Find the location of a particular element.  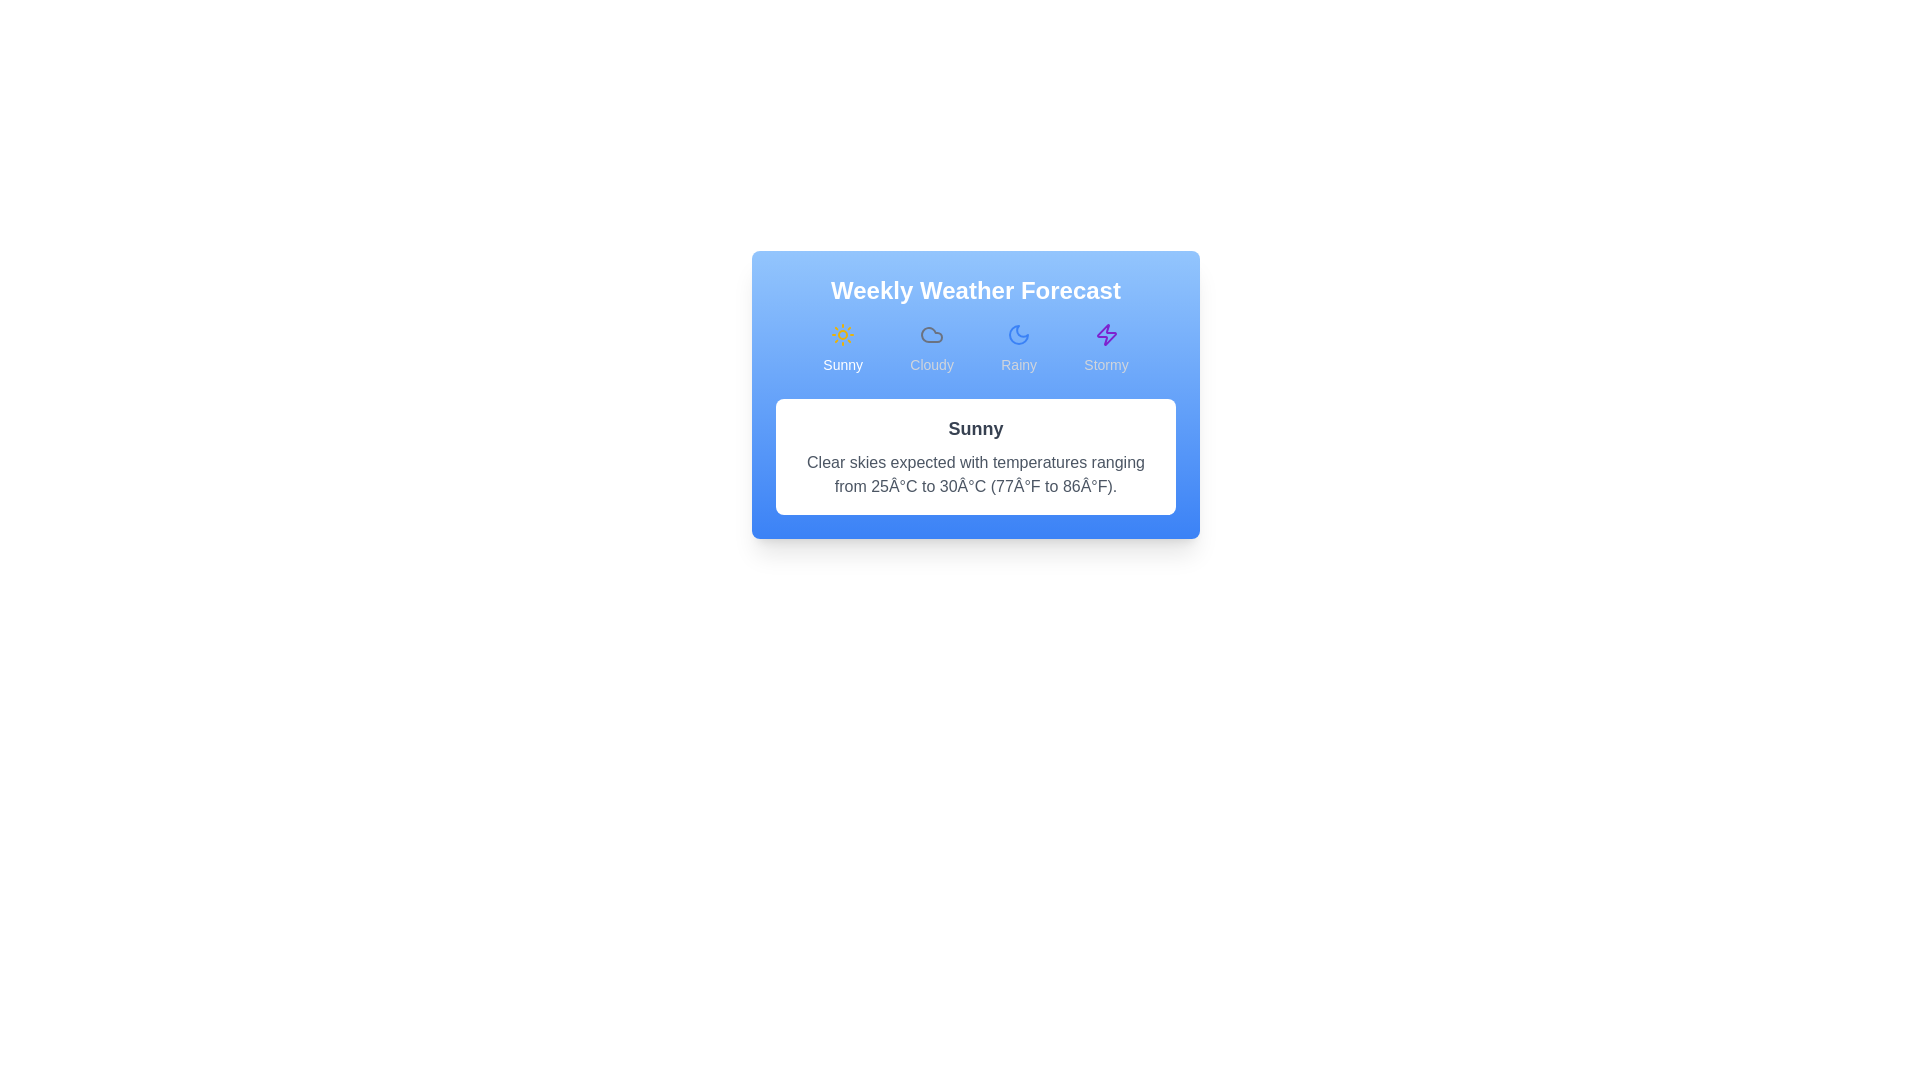

the weather tab labeled Rainy to view its details is located at coordinates (1018, 347).